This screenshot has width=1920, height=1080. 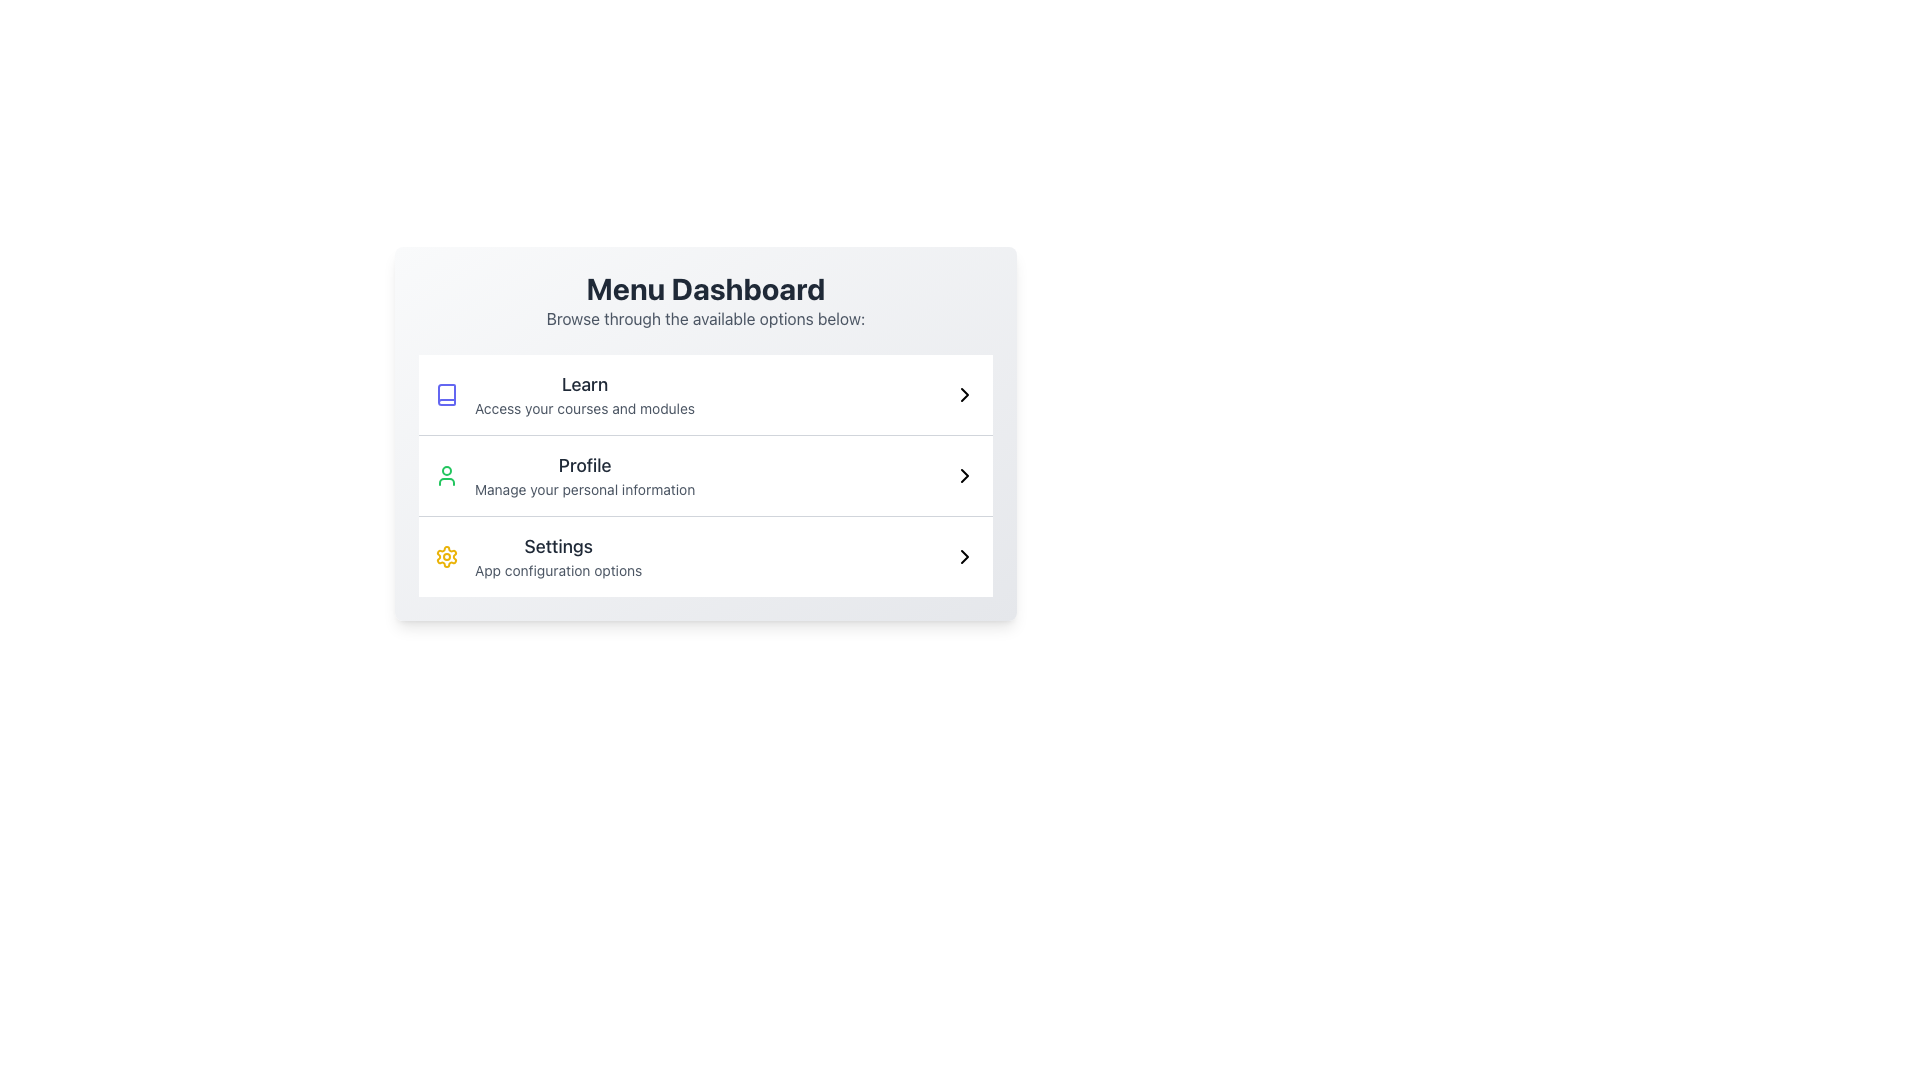 I want to click on the user silhouette icon, which is a green hollow figure of a head and shoulders located to the left of the 'Profile' text in the menu dashboard, so click(x=445, y=475).